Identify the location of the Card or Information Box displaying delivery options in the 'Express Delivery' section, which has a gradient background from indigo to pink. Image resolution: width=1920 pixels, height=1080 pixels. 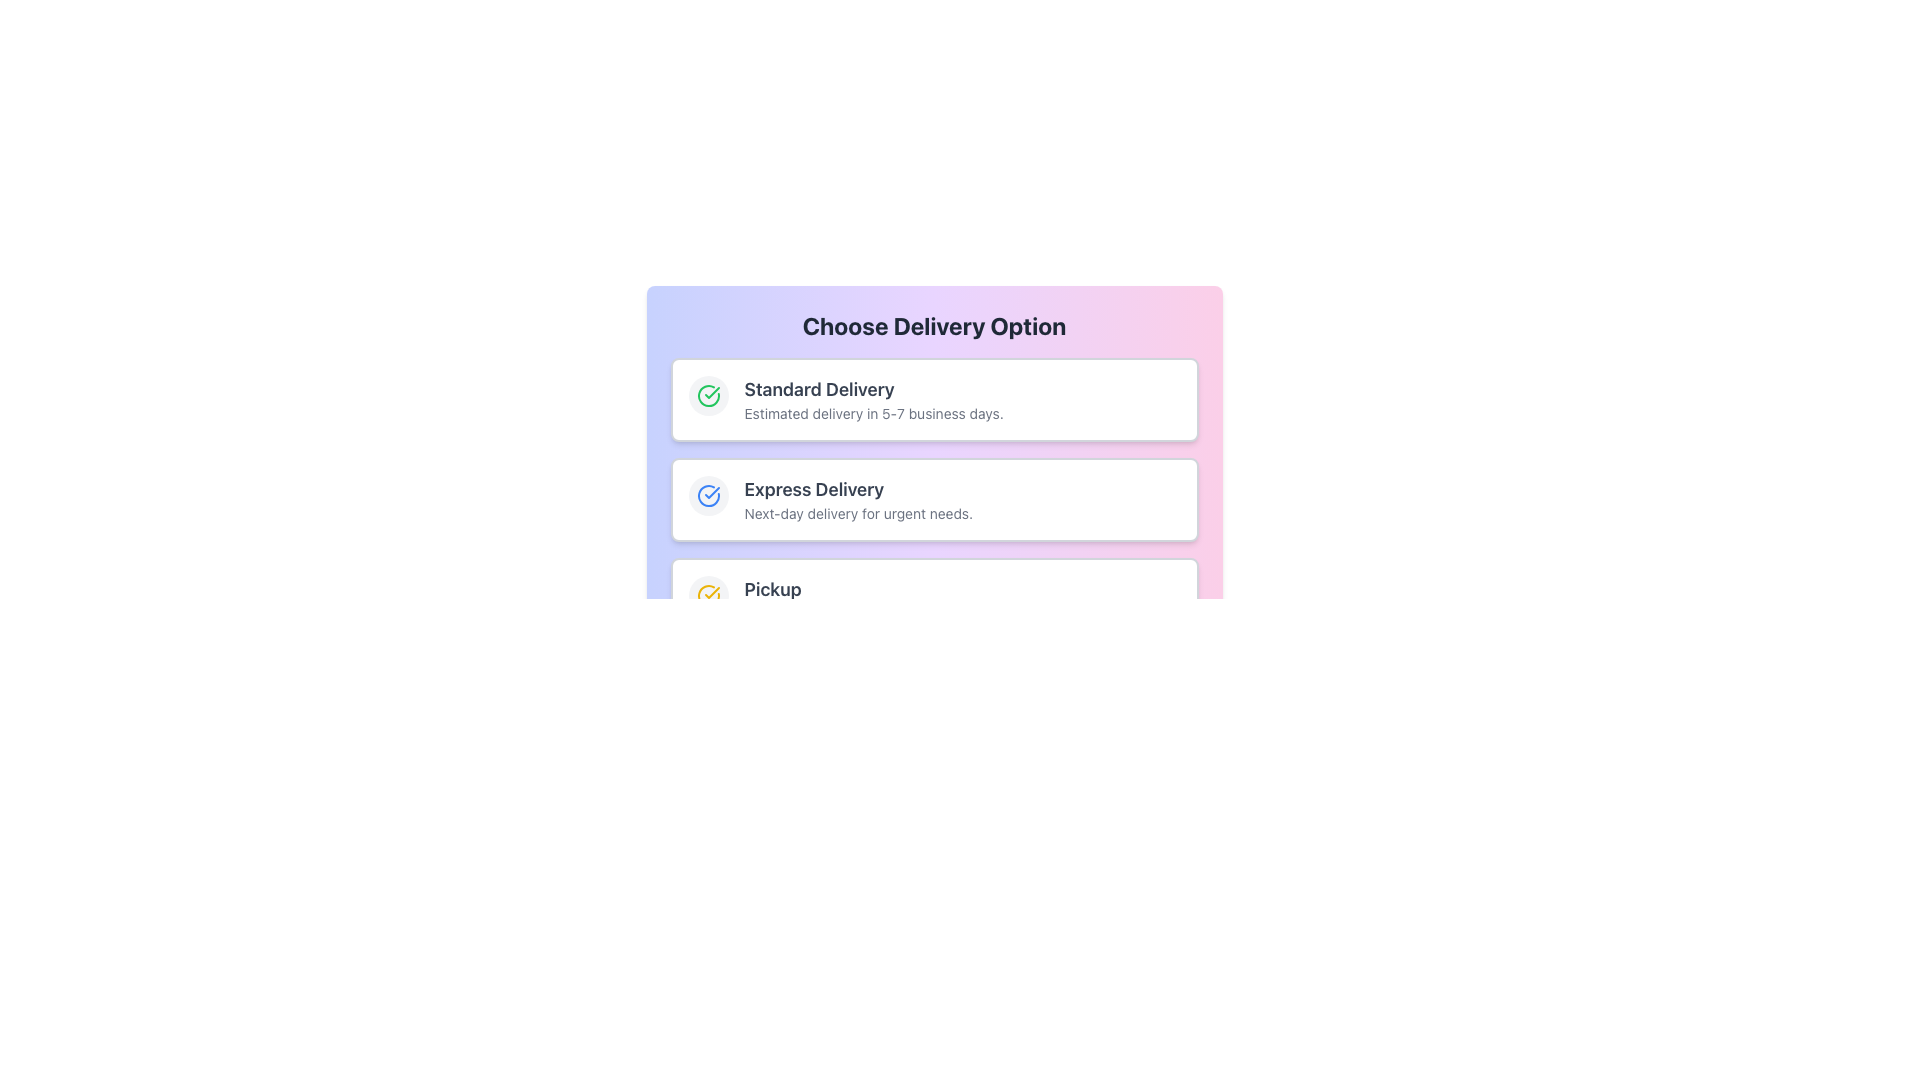
(933, 499).